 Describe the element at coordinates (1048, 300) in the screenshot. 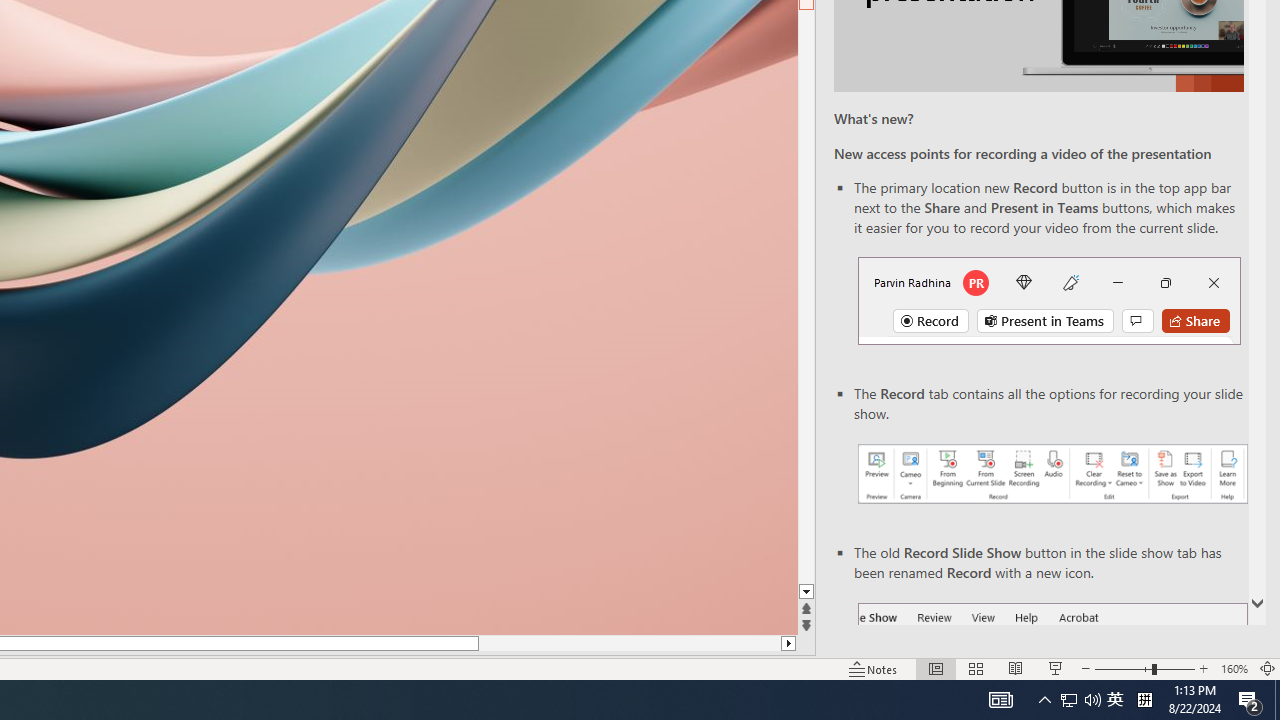

I see `'Record button in top bar'` at that location.